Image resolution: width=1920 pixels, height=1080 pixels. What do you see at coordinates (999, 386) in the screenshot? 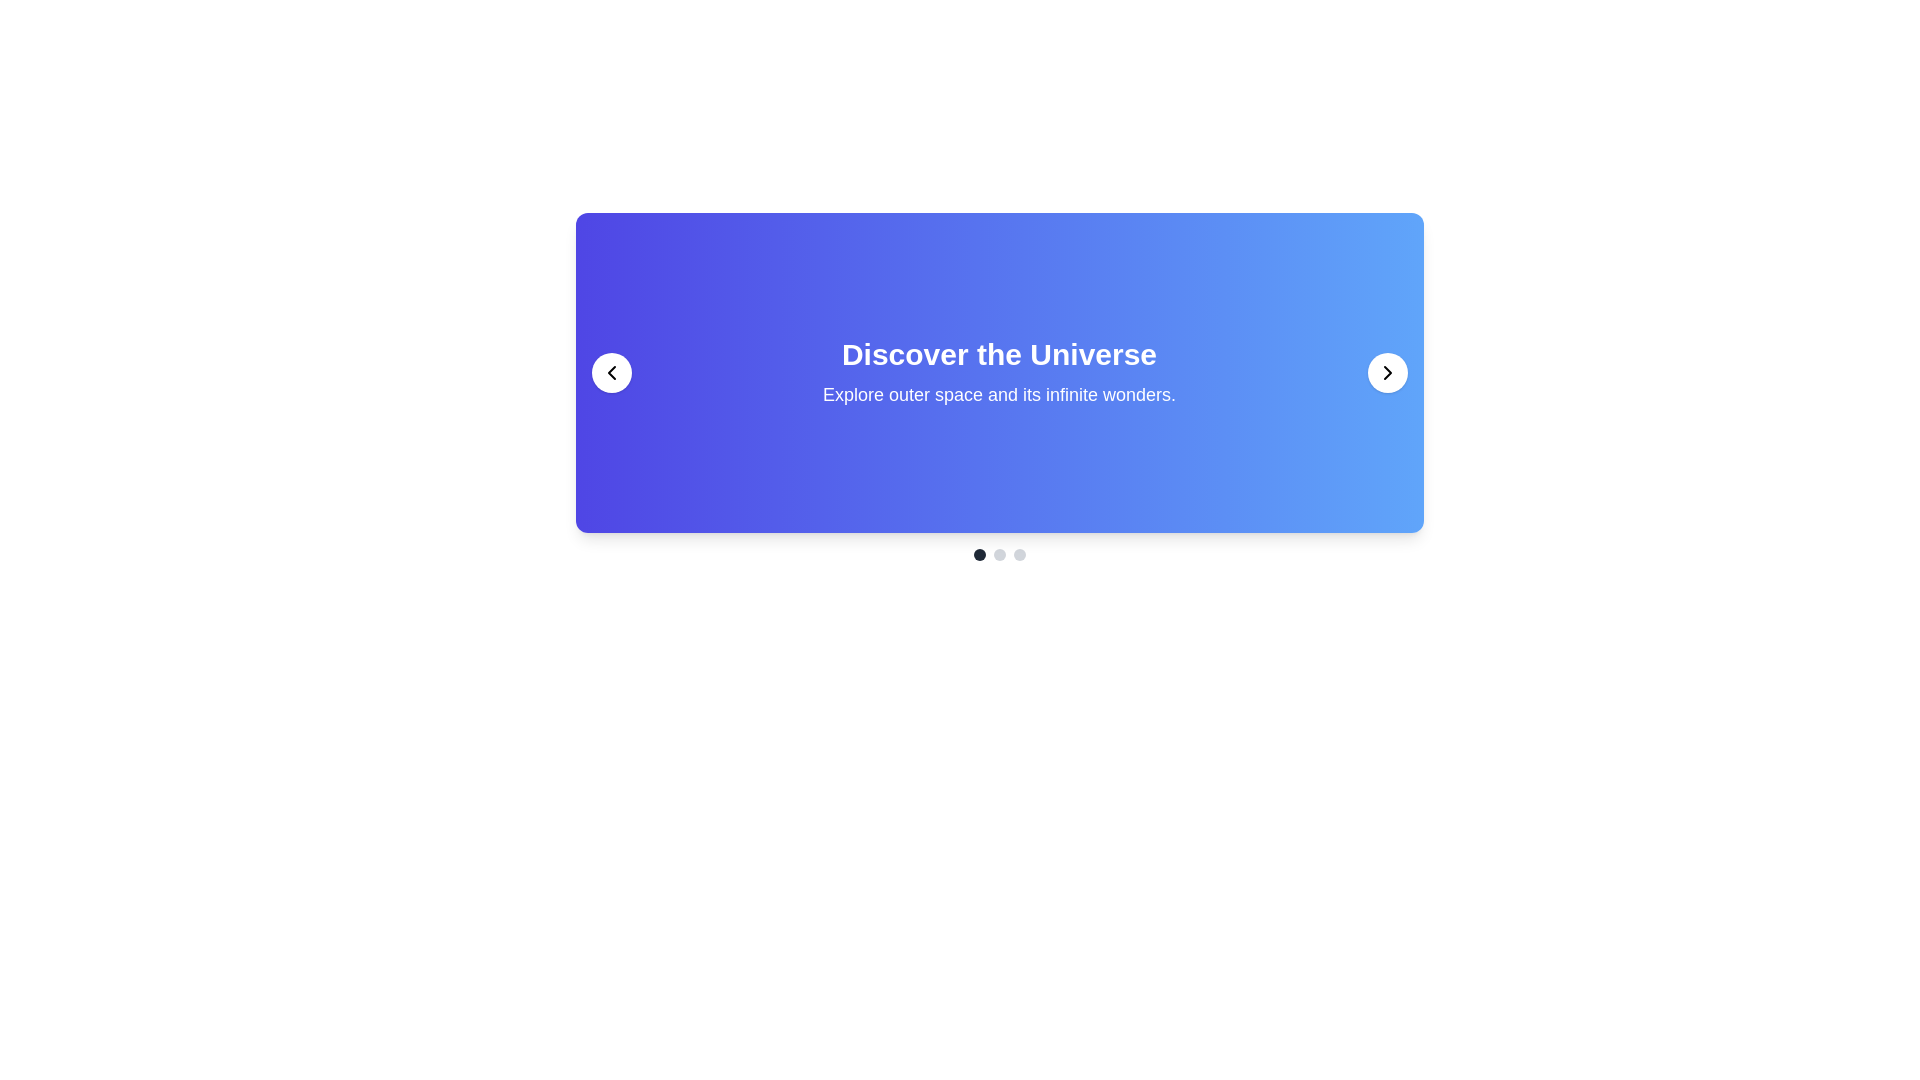
I see `information displayed in the text block containing a heading and subheading, which is centrally positioned within a gradient blue box` at bounding box center [999, 386].